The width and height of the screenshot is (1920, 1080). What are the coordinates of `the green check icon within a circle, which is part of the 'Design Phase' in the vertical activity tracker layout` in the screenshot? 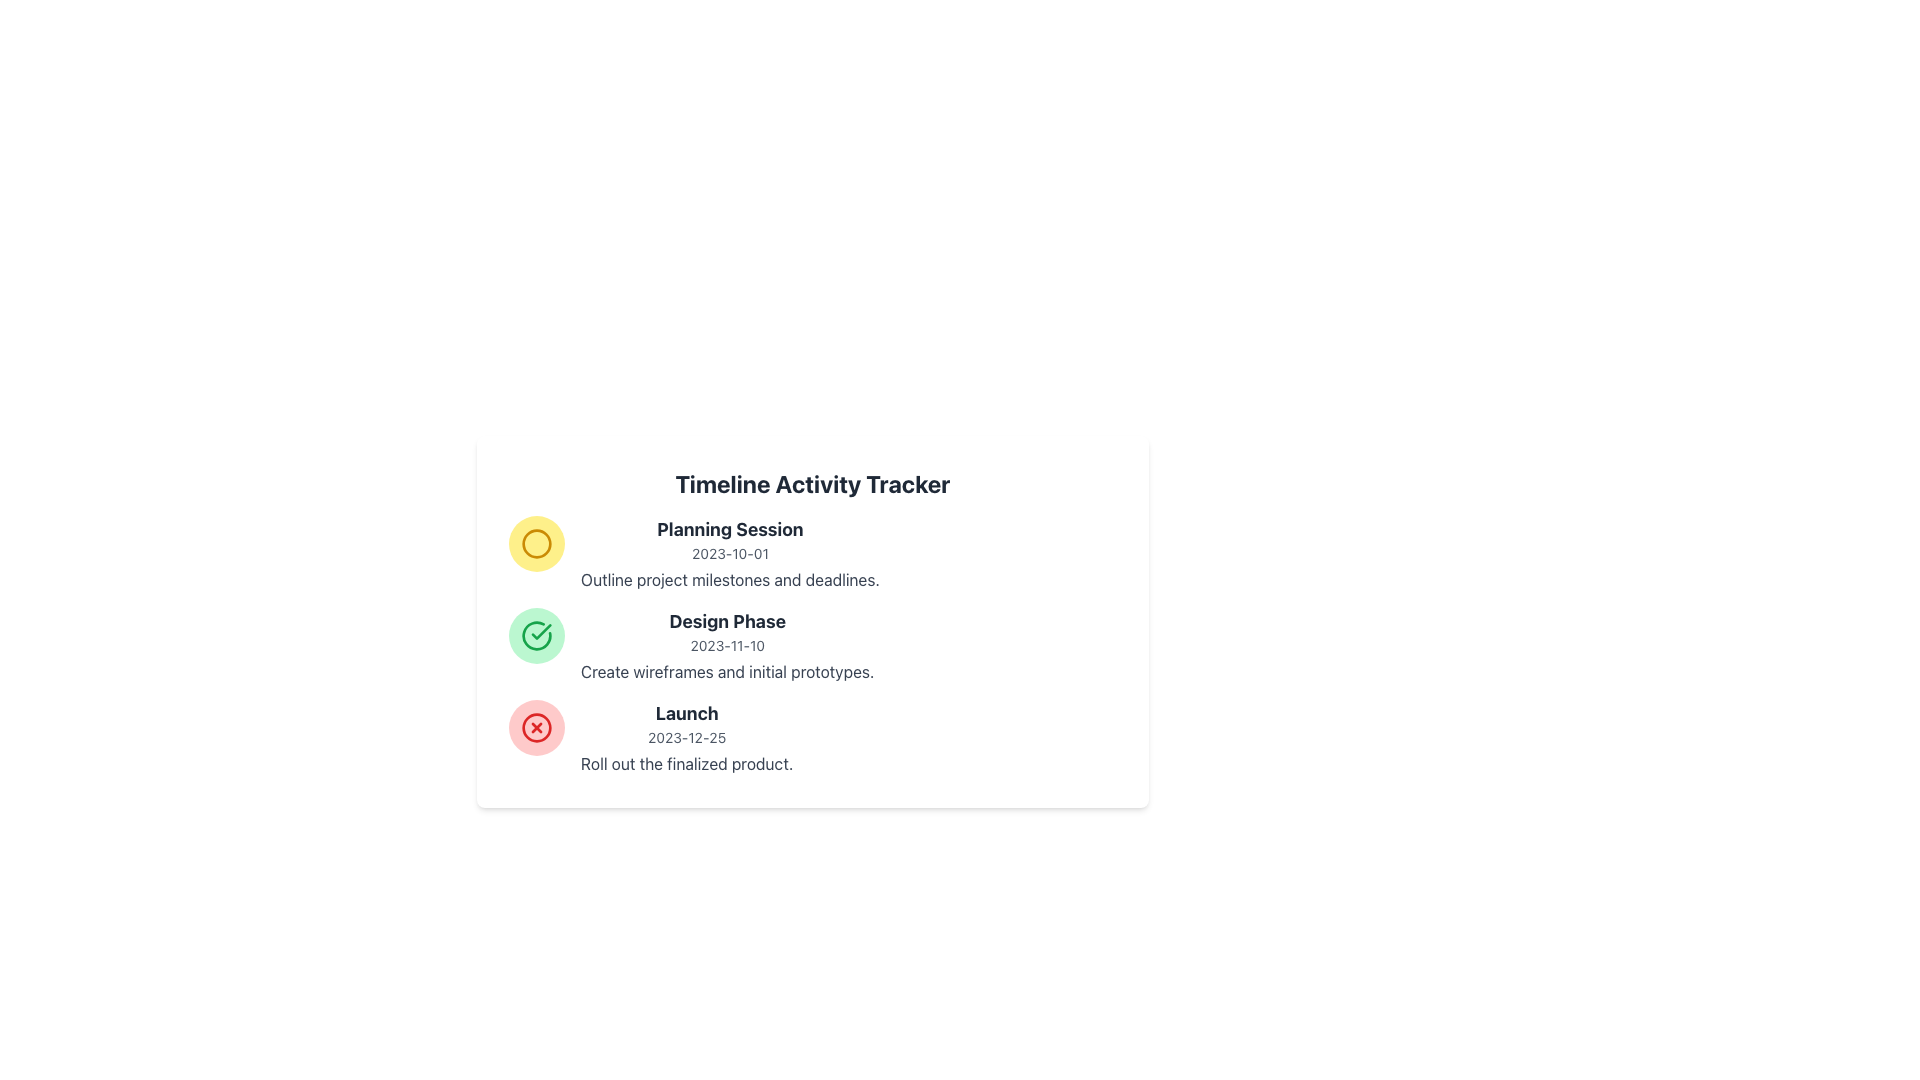 It's located at (537, 636).